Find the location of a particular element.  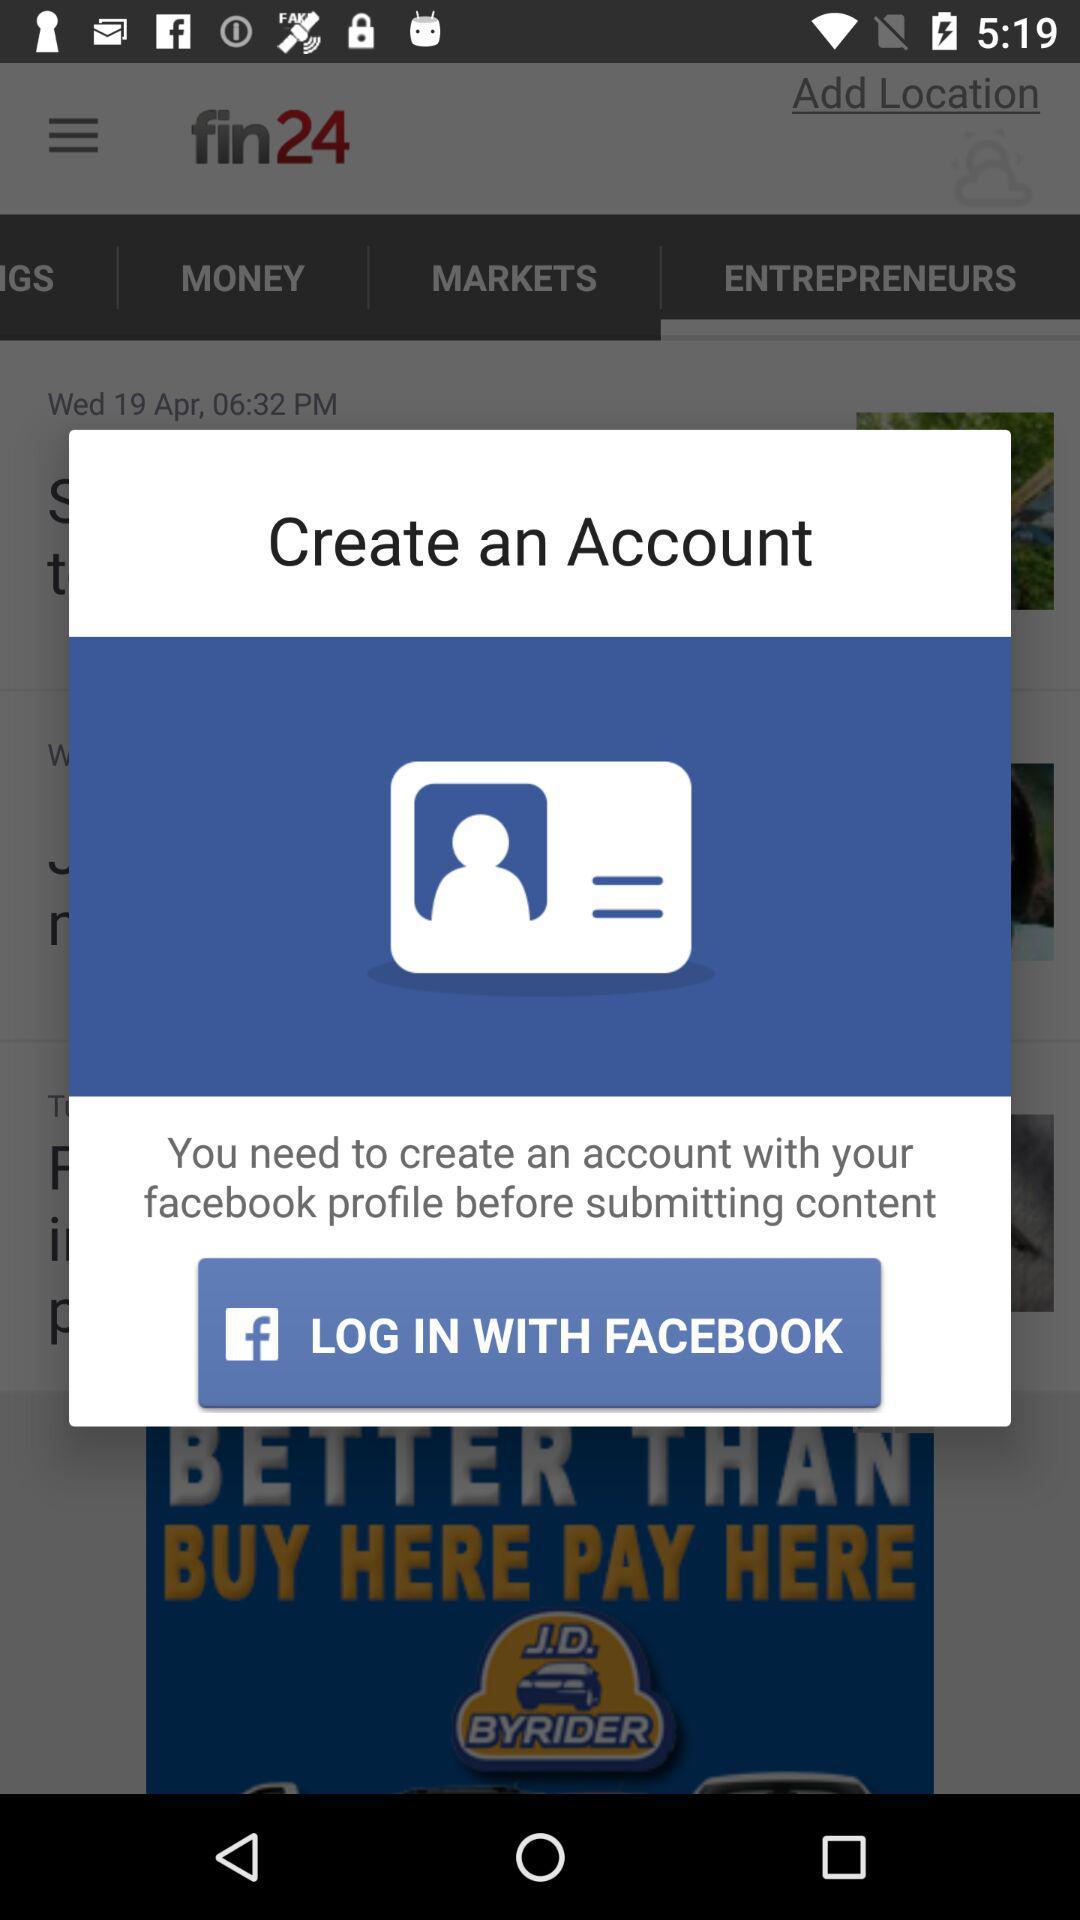

item at the bottom is located at coordinates (538, 1334).